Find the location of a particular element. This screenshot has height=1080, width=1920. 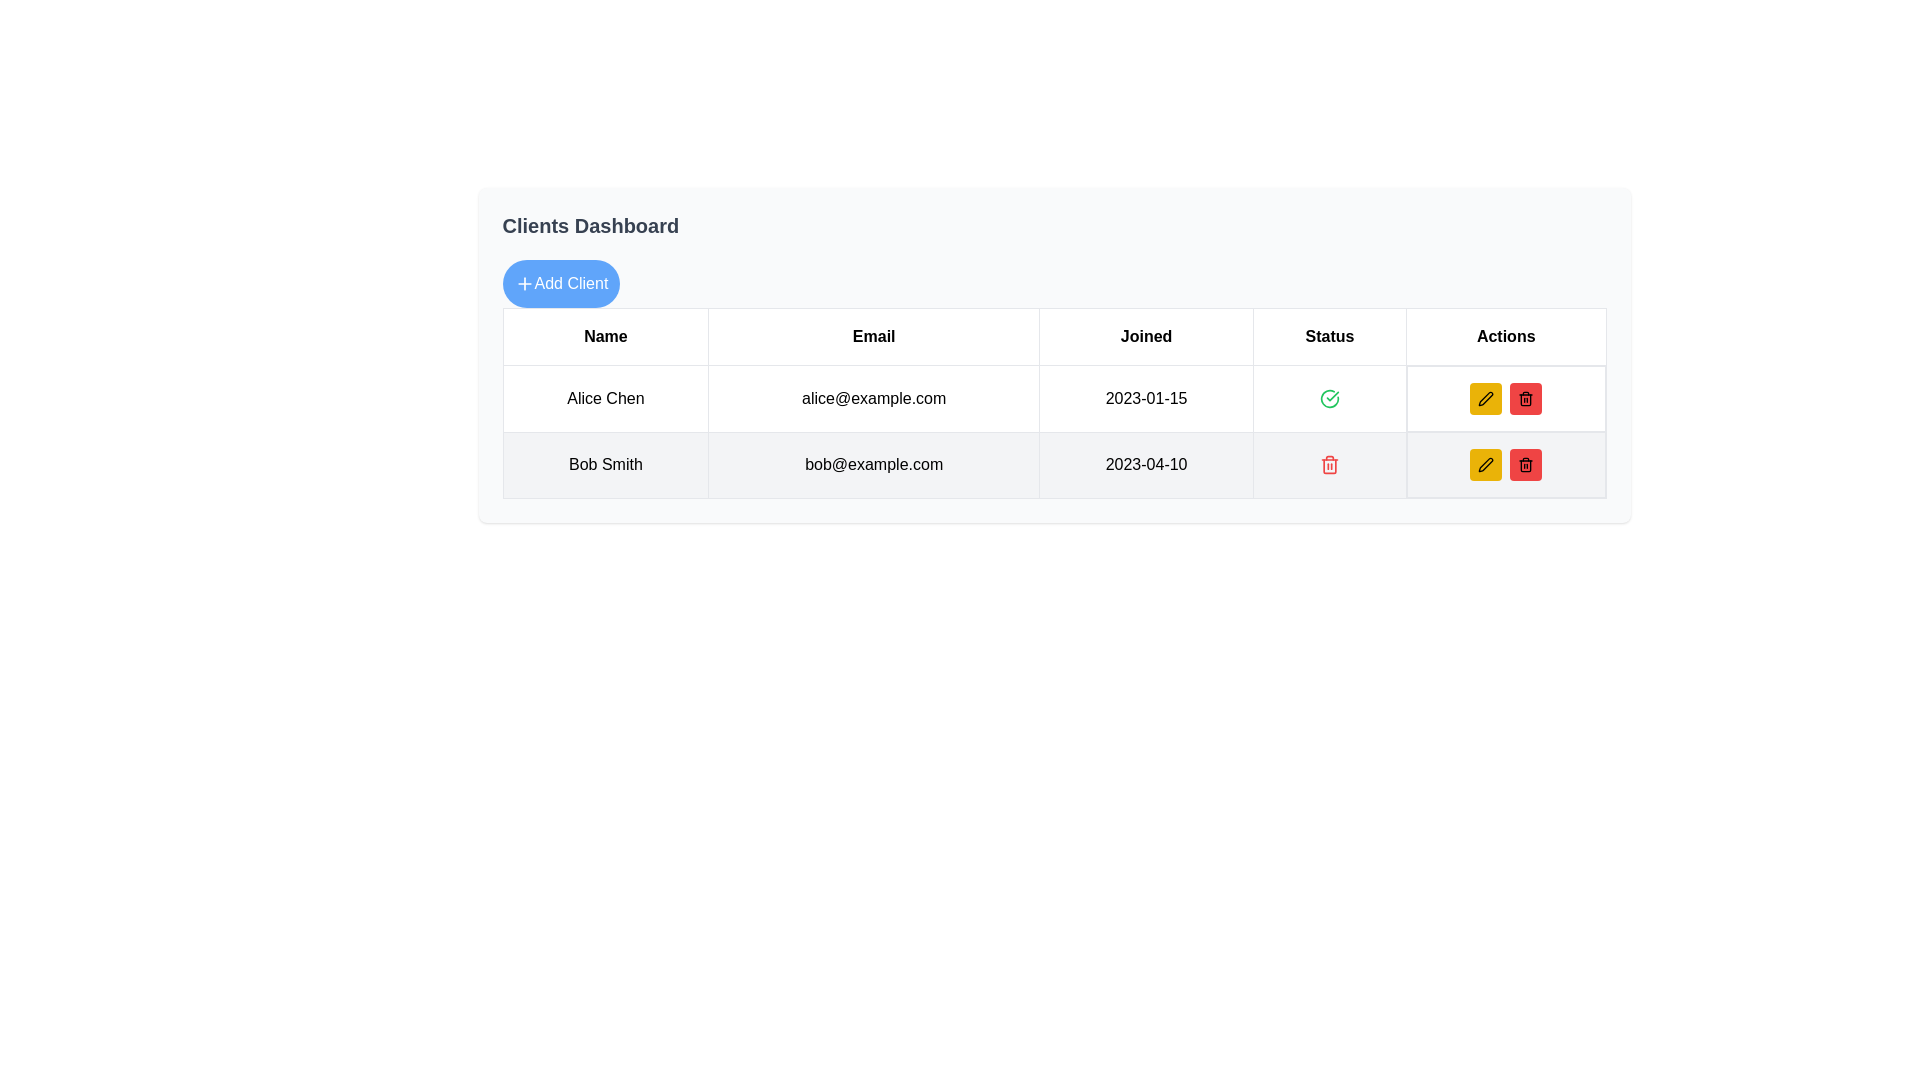

the static text displaying Alice Chen's email address in the second column of the first row of the Clients Dashboard table is located at coordinates (874, 398).